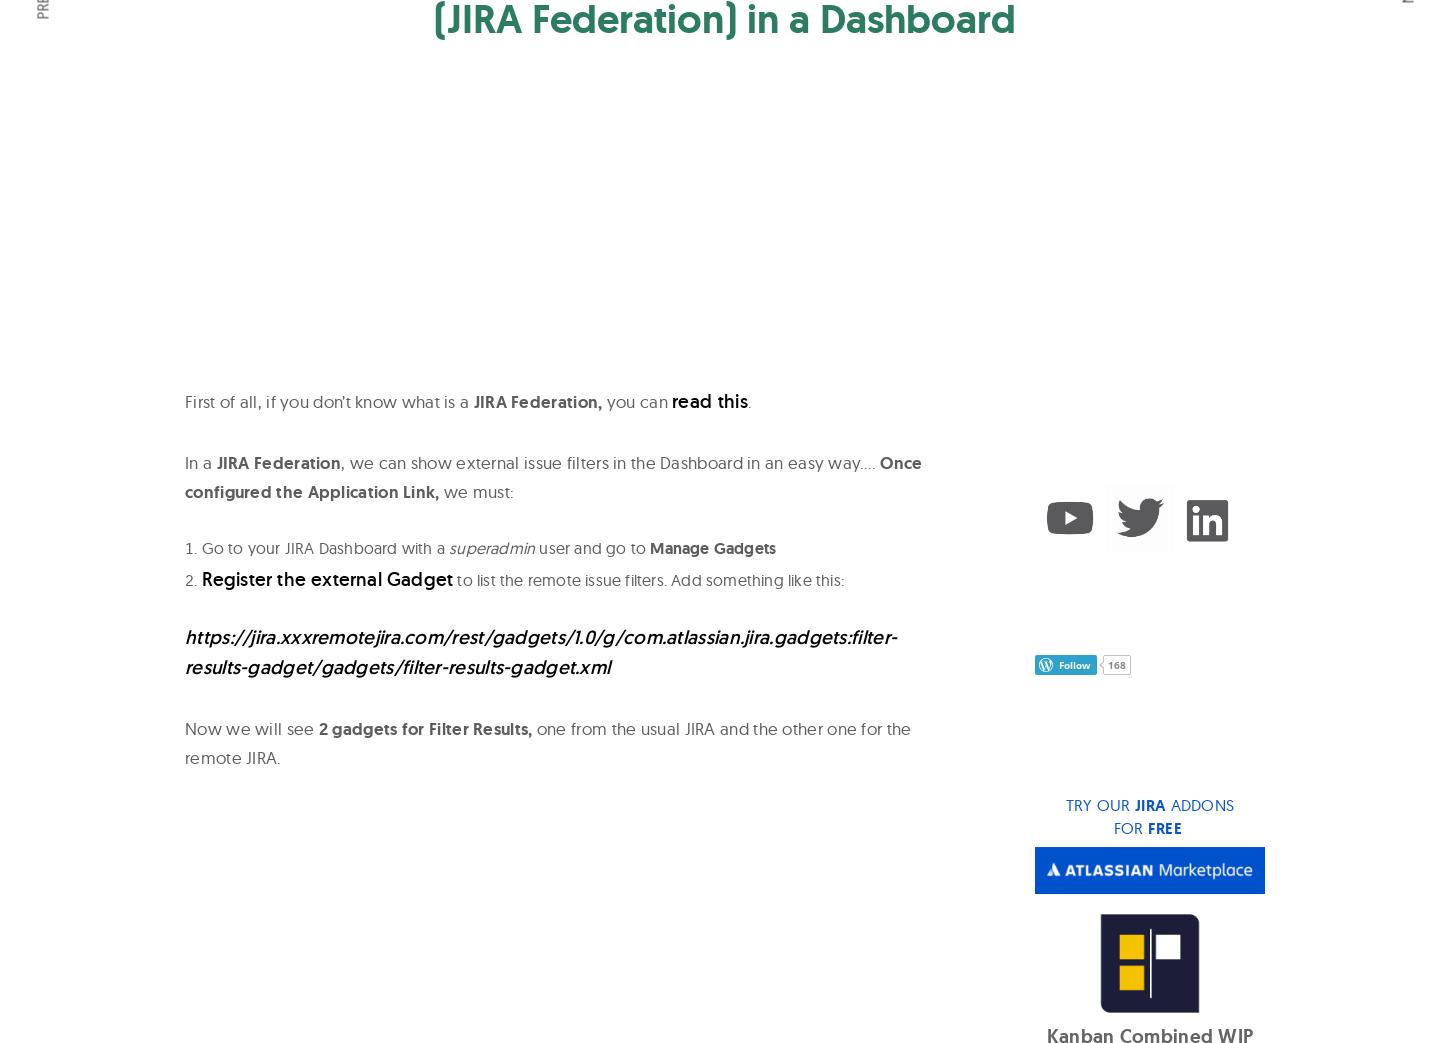  I want to click on 'you can', so click(635, 400).